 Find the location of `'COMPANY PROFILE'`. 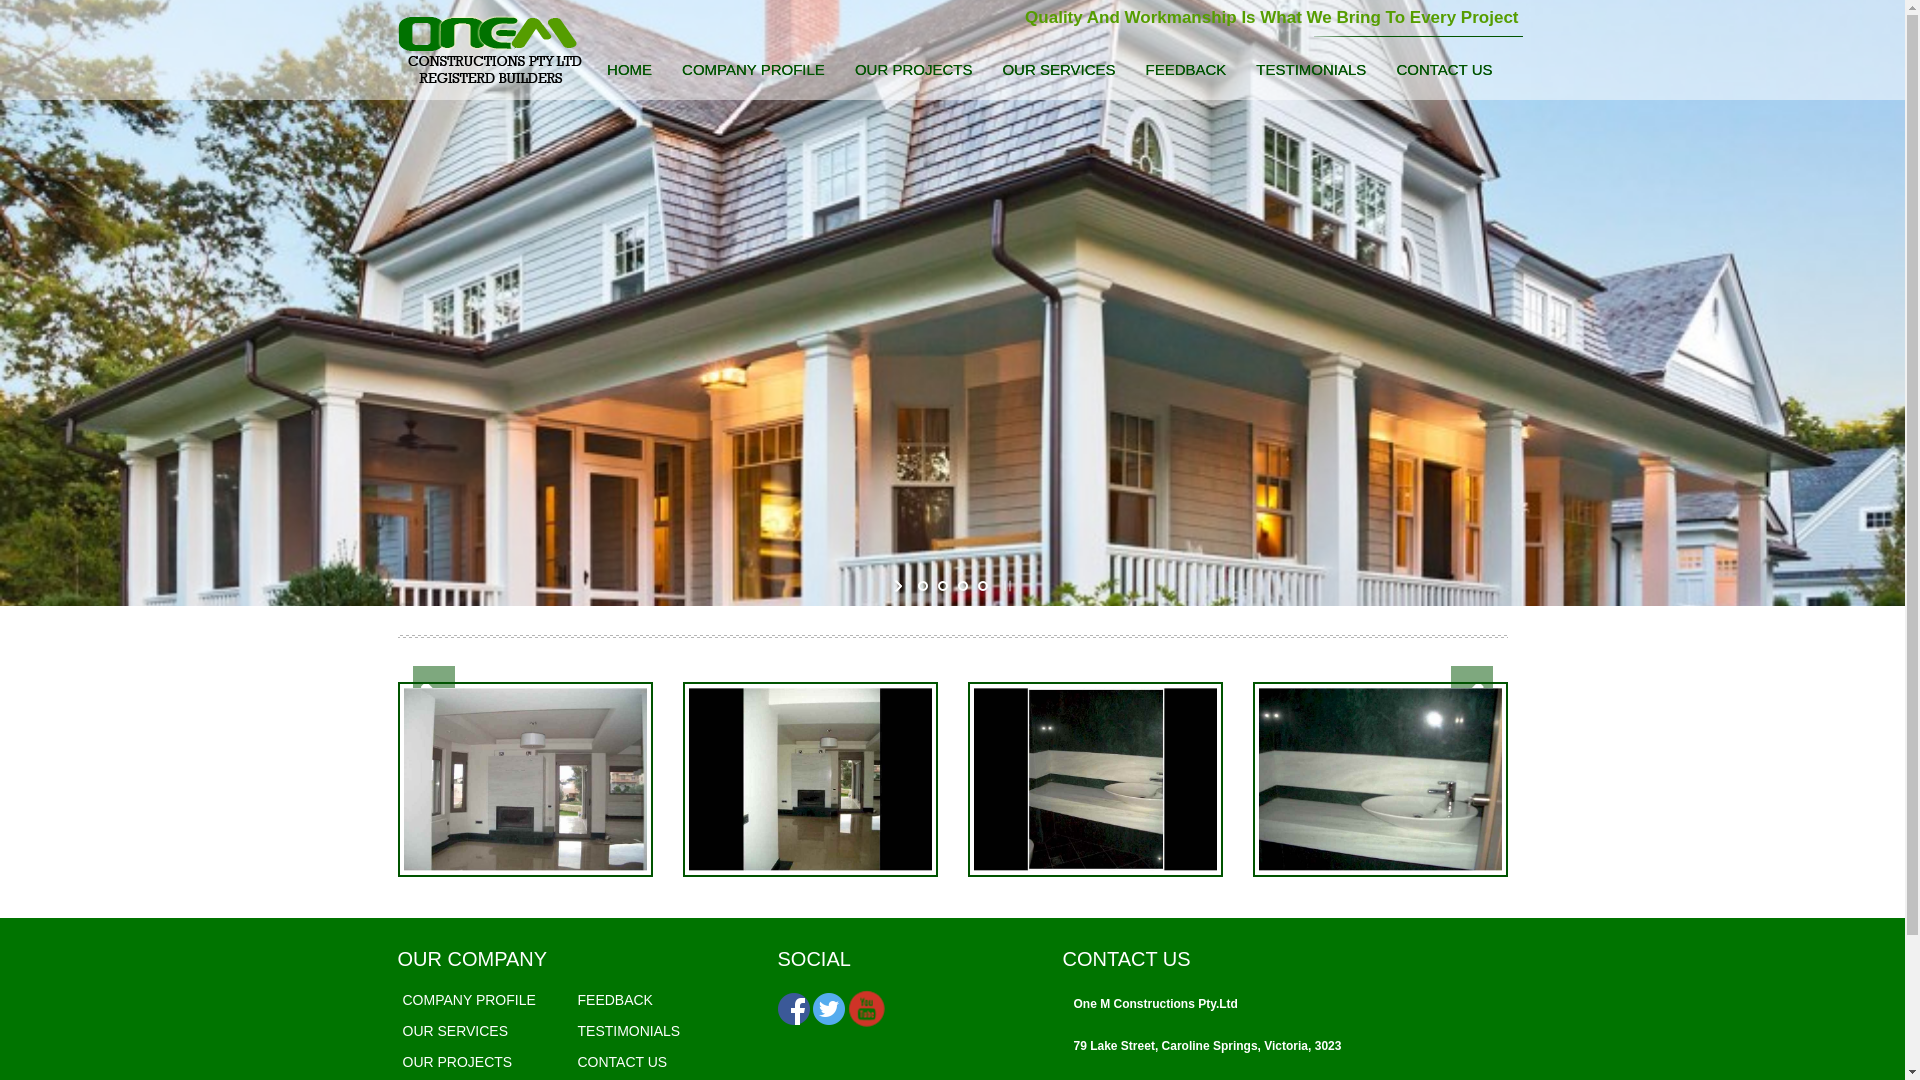

'COMPANY PROFILE' is located at coordinates (752, 72).